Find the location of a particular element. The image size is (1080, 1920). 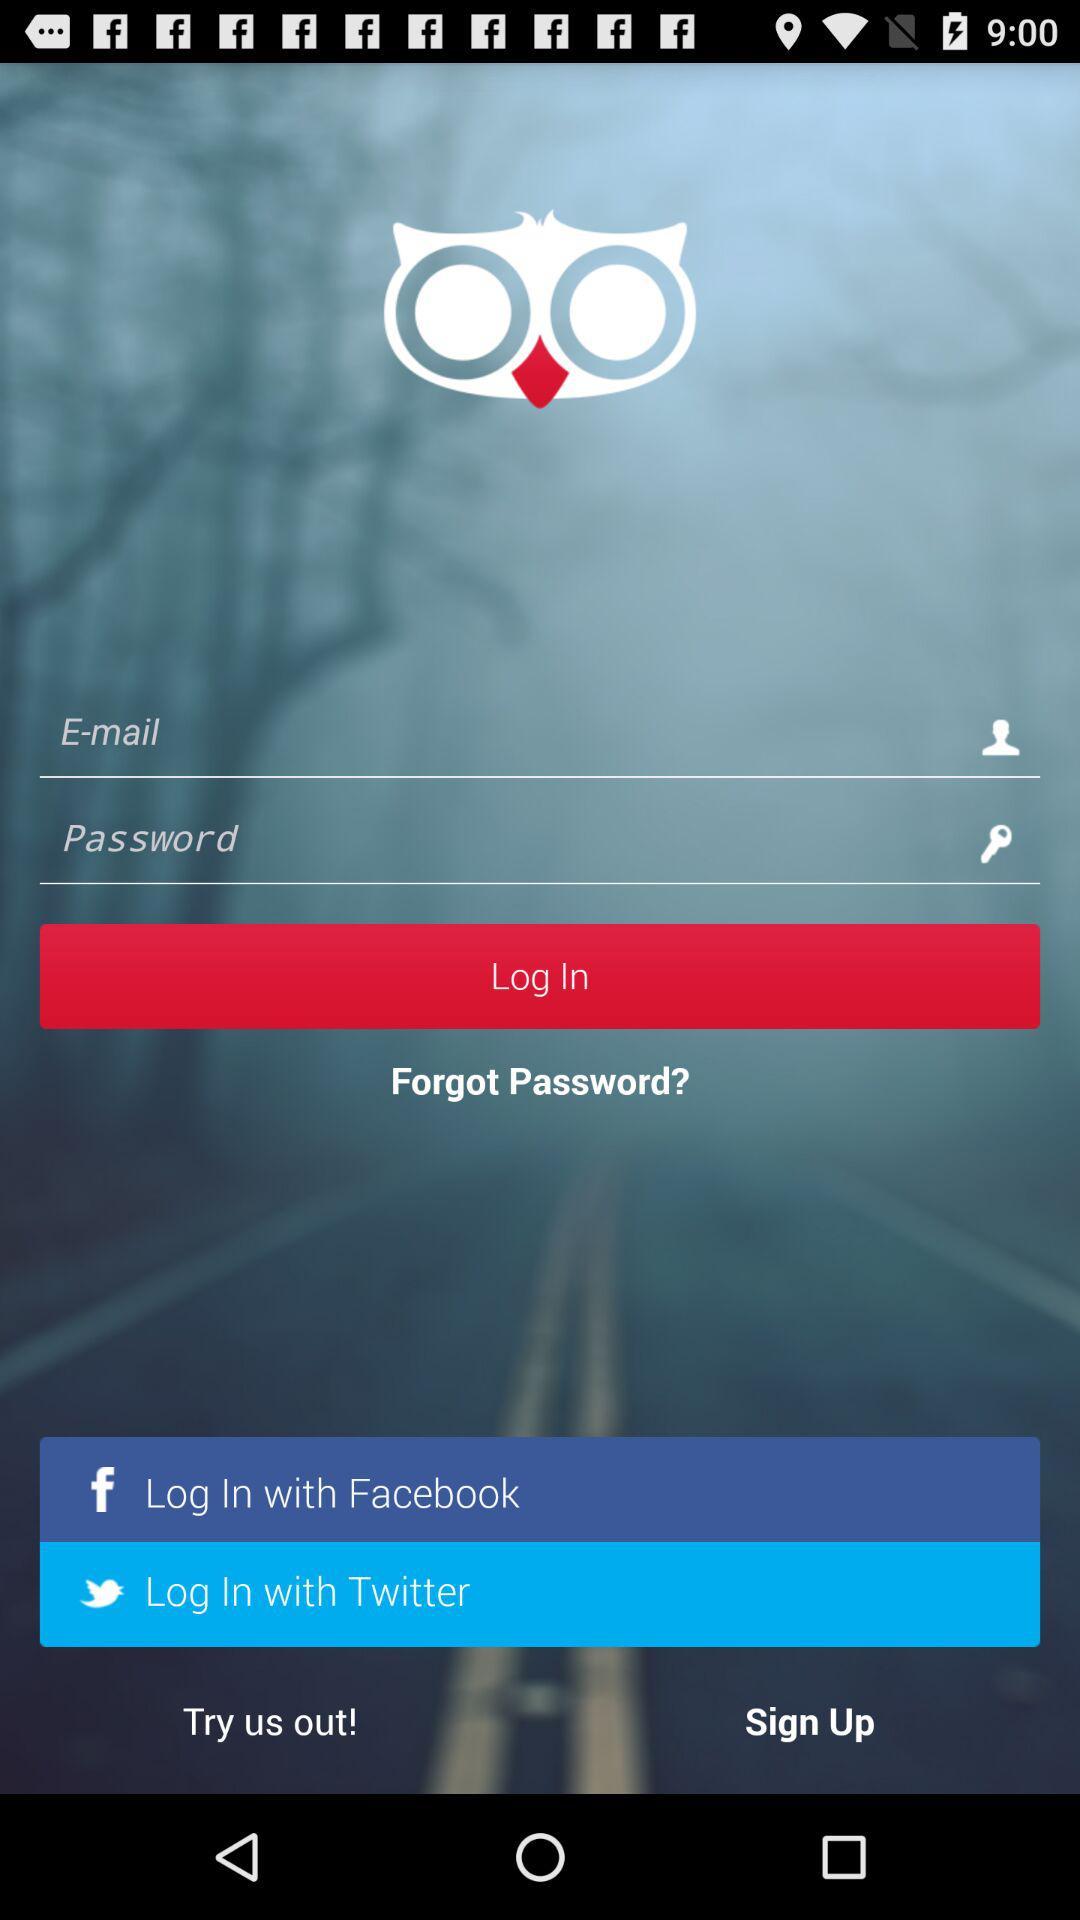

to enter password for login is located at coordinates (499, 843).